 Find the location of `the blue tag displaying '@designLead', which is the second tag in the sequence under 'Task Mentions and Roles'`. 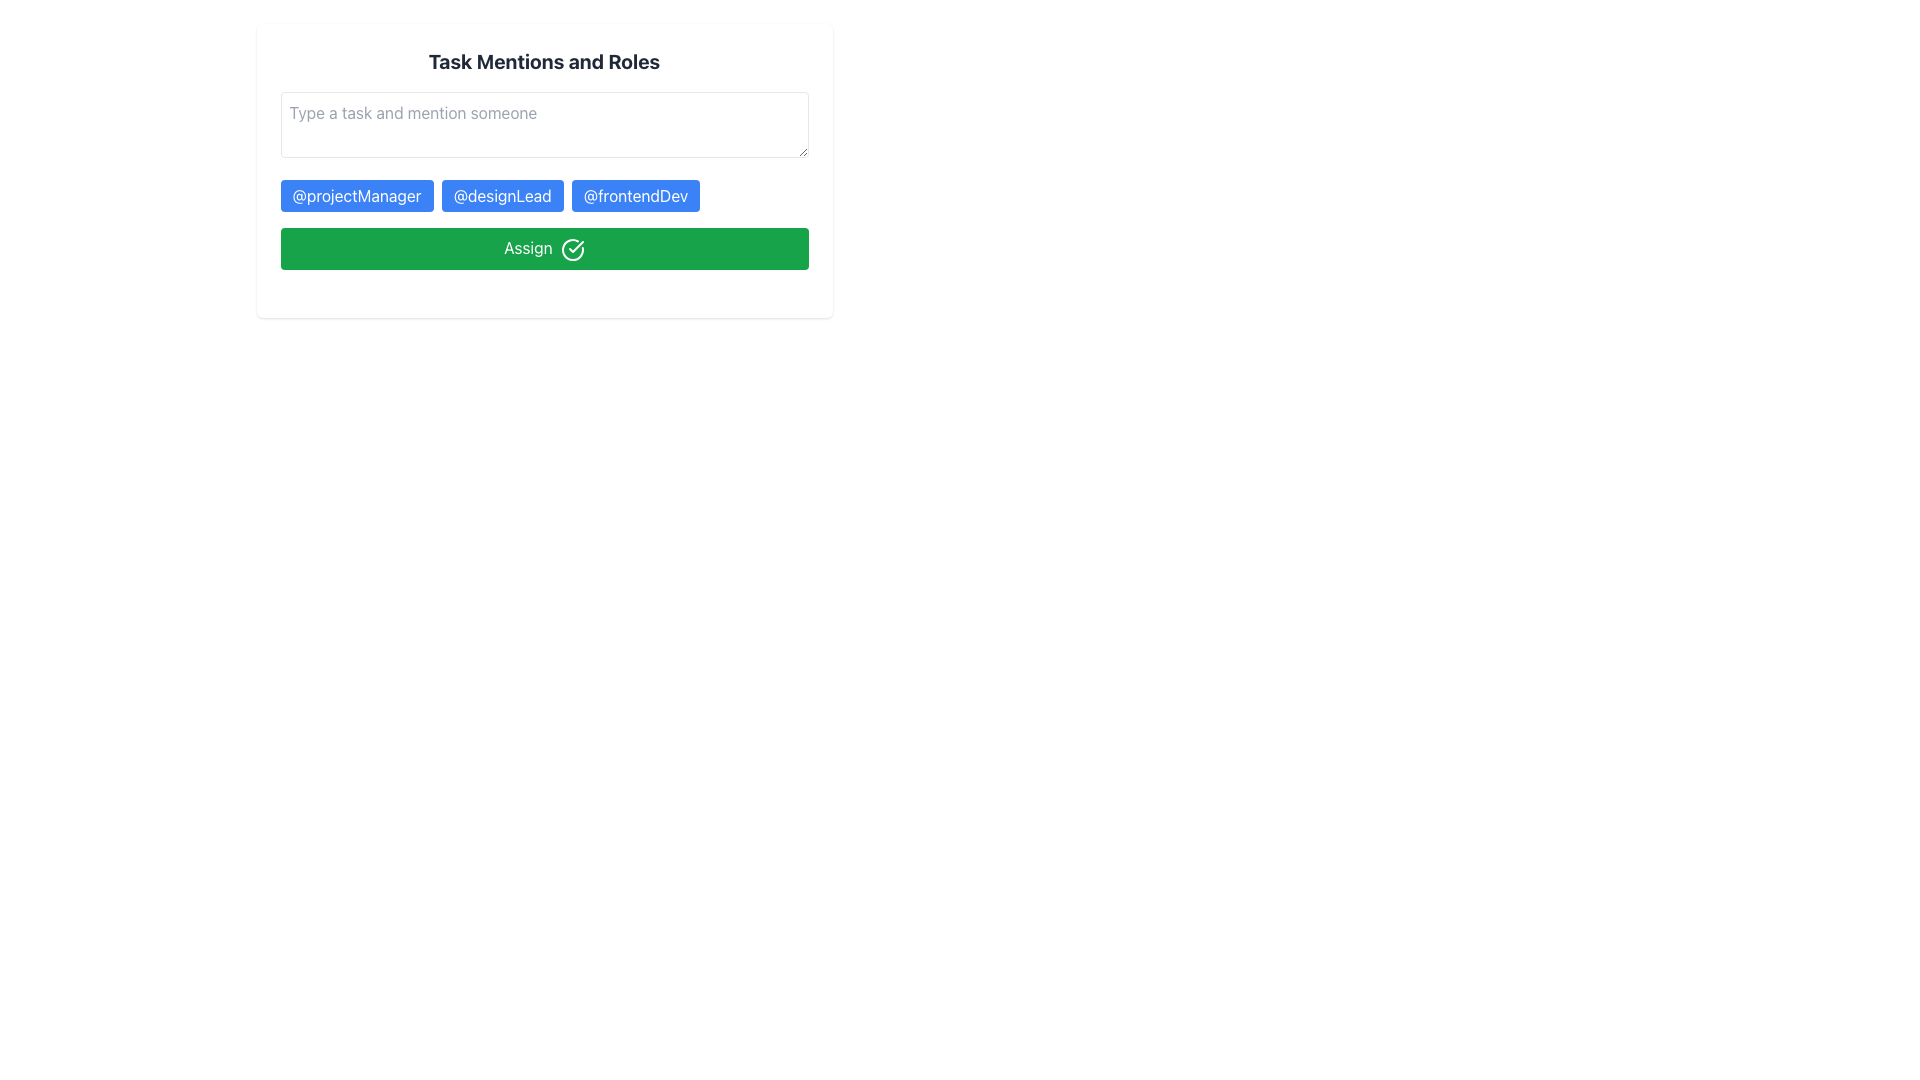

the blue tag displaying '@designLead', which is the second tag in the sequence under 'Task Mentions and Roles' is located at coordinates (544, 196).